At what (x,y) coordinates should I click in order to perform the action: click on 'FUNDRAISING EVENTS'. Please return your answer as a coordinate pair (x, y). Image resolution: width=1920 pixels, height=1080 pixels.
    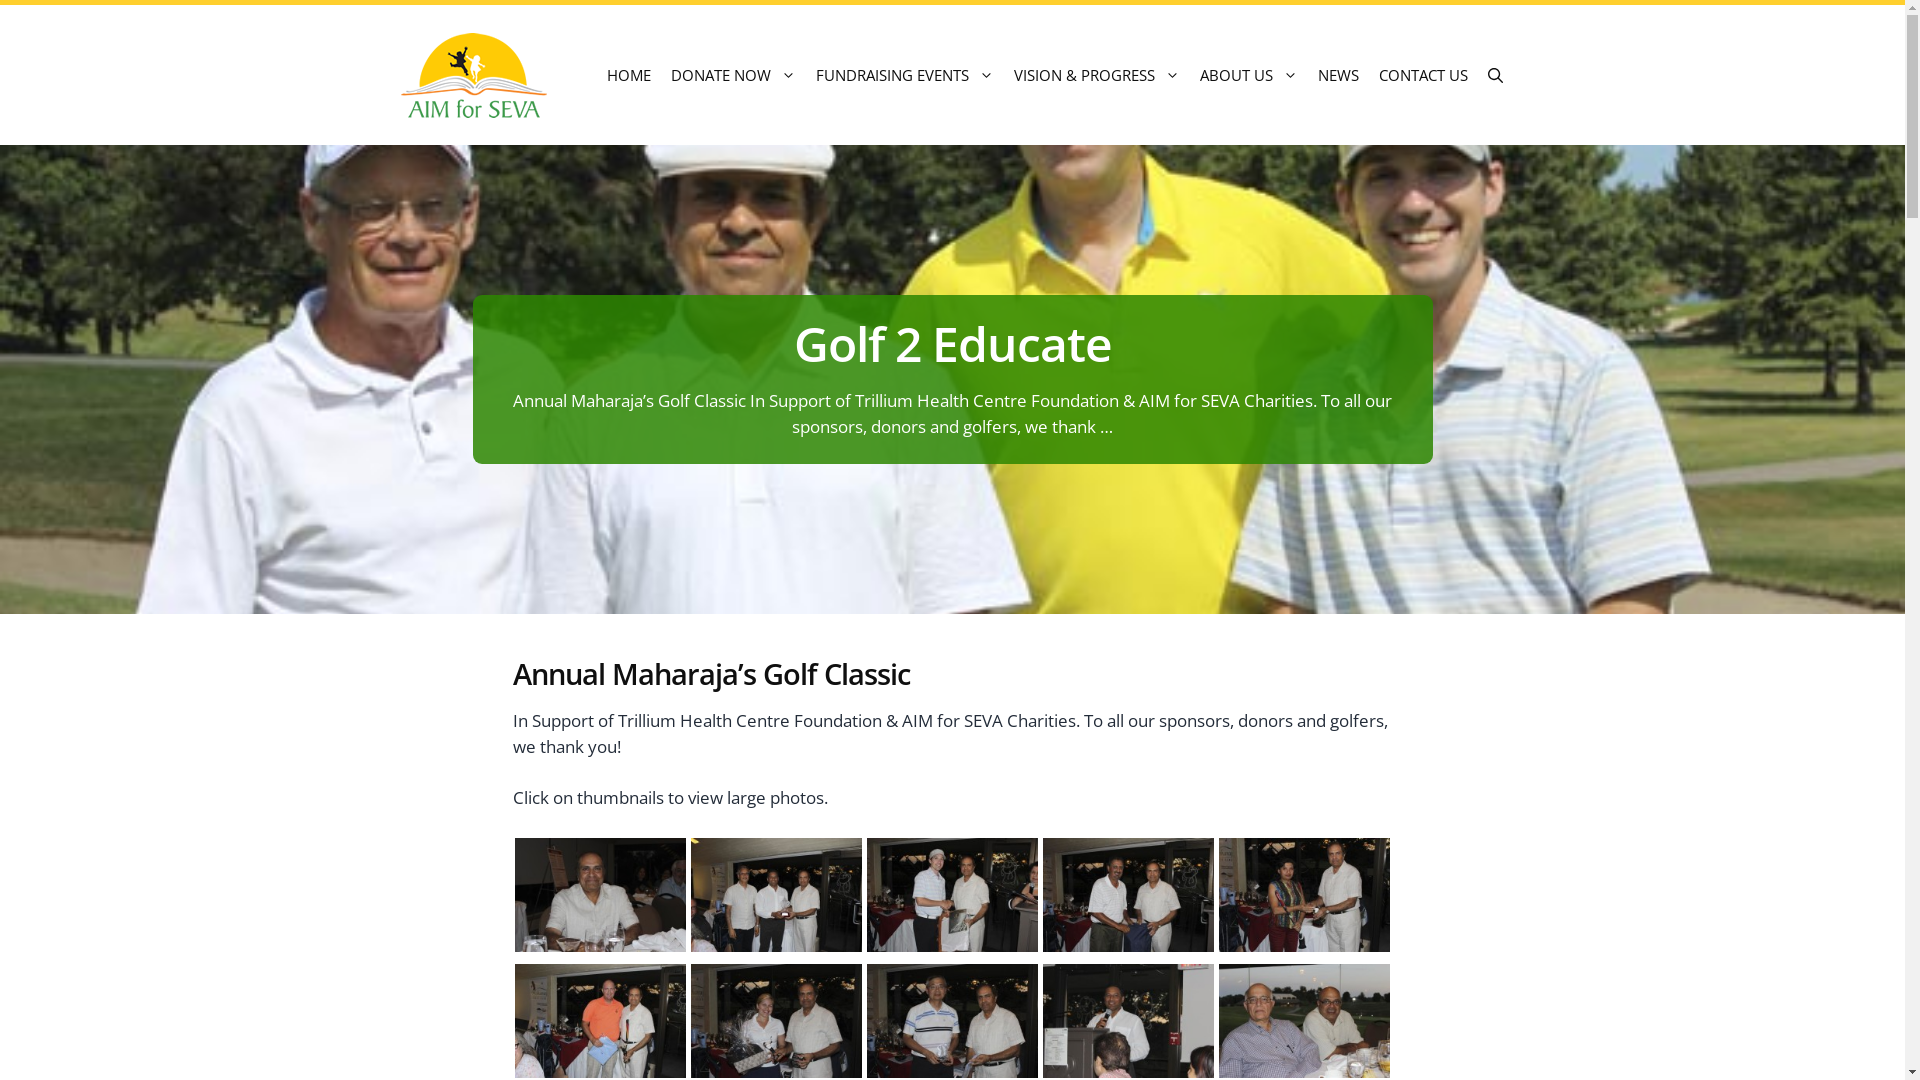
    Looking at the image, I should click on (904, 73).